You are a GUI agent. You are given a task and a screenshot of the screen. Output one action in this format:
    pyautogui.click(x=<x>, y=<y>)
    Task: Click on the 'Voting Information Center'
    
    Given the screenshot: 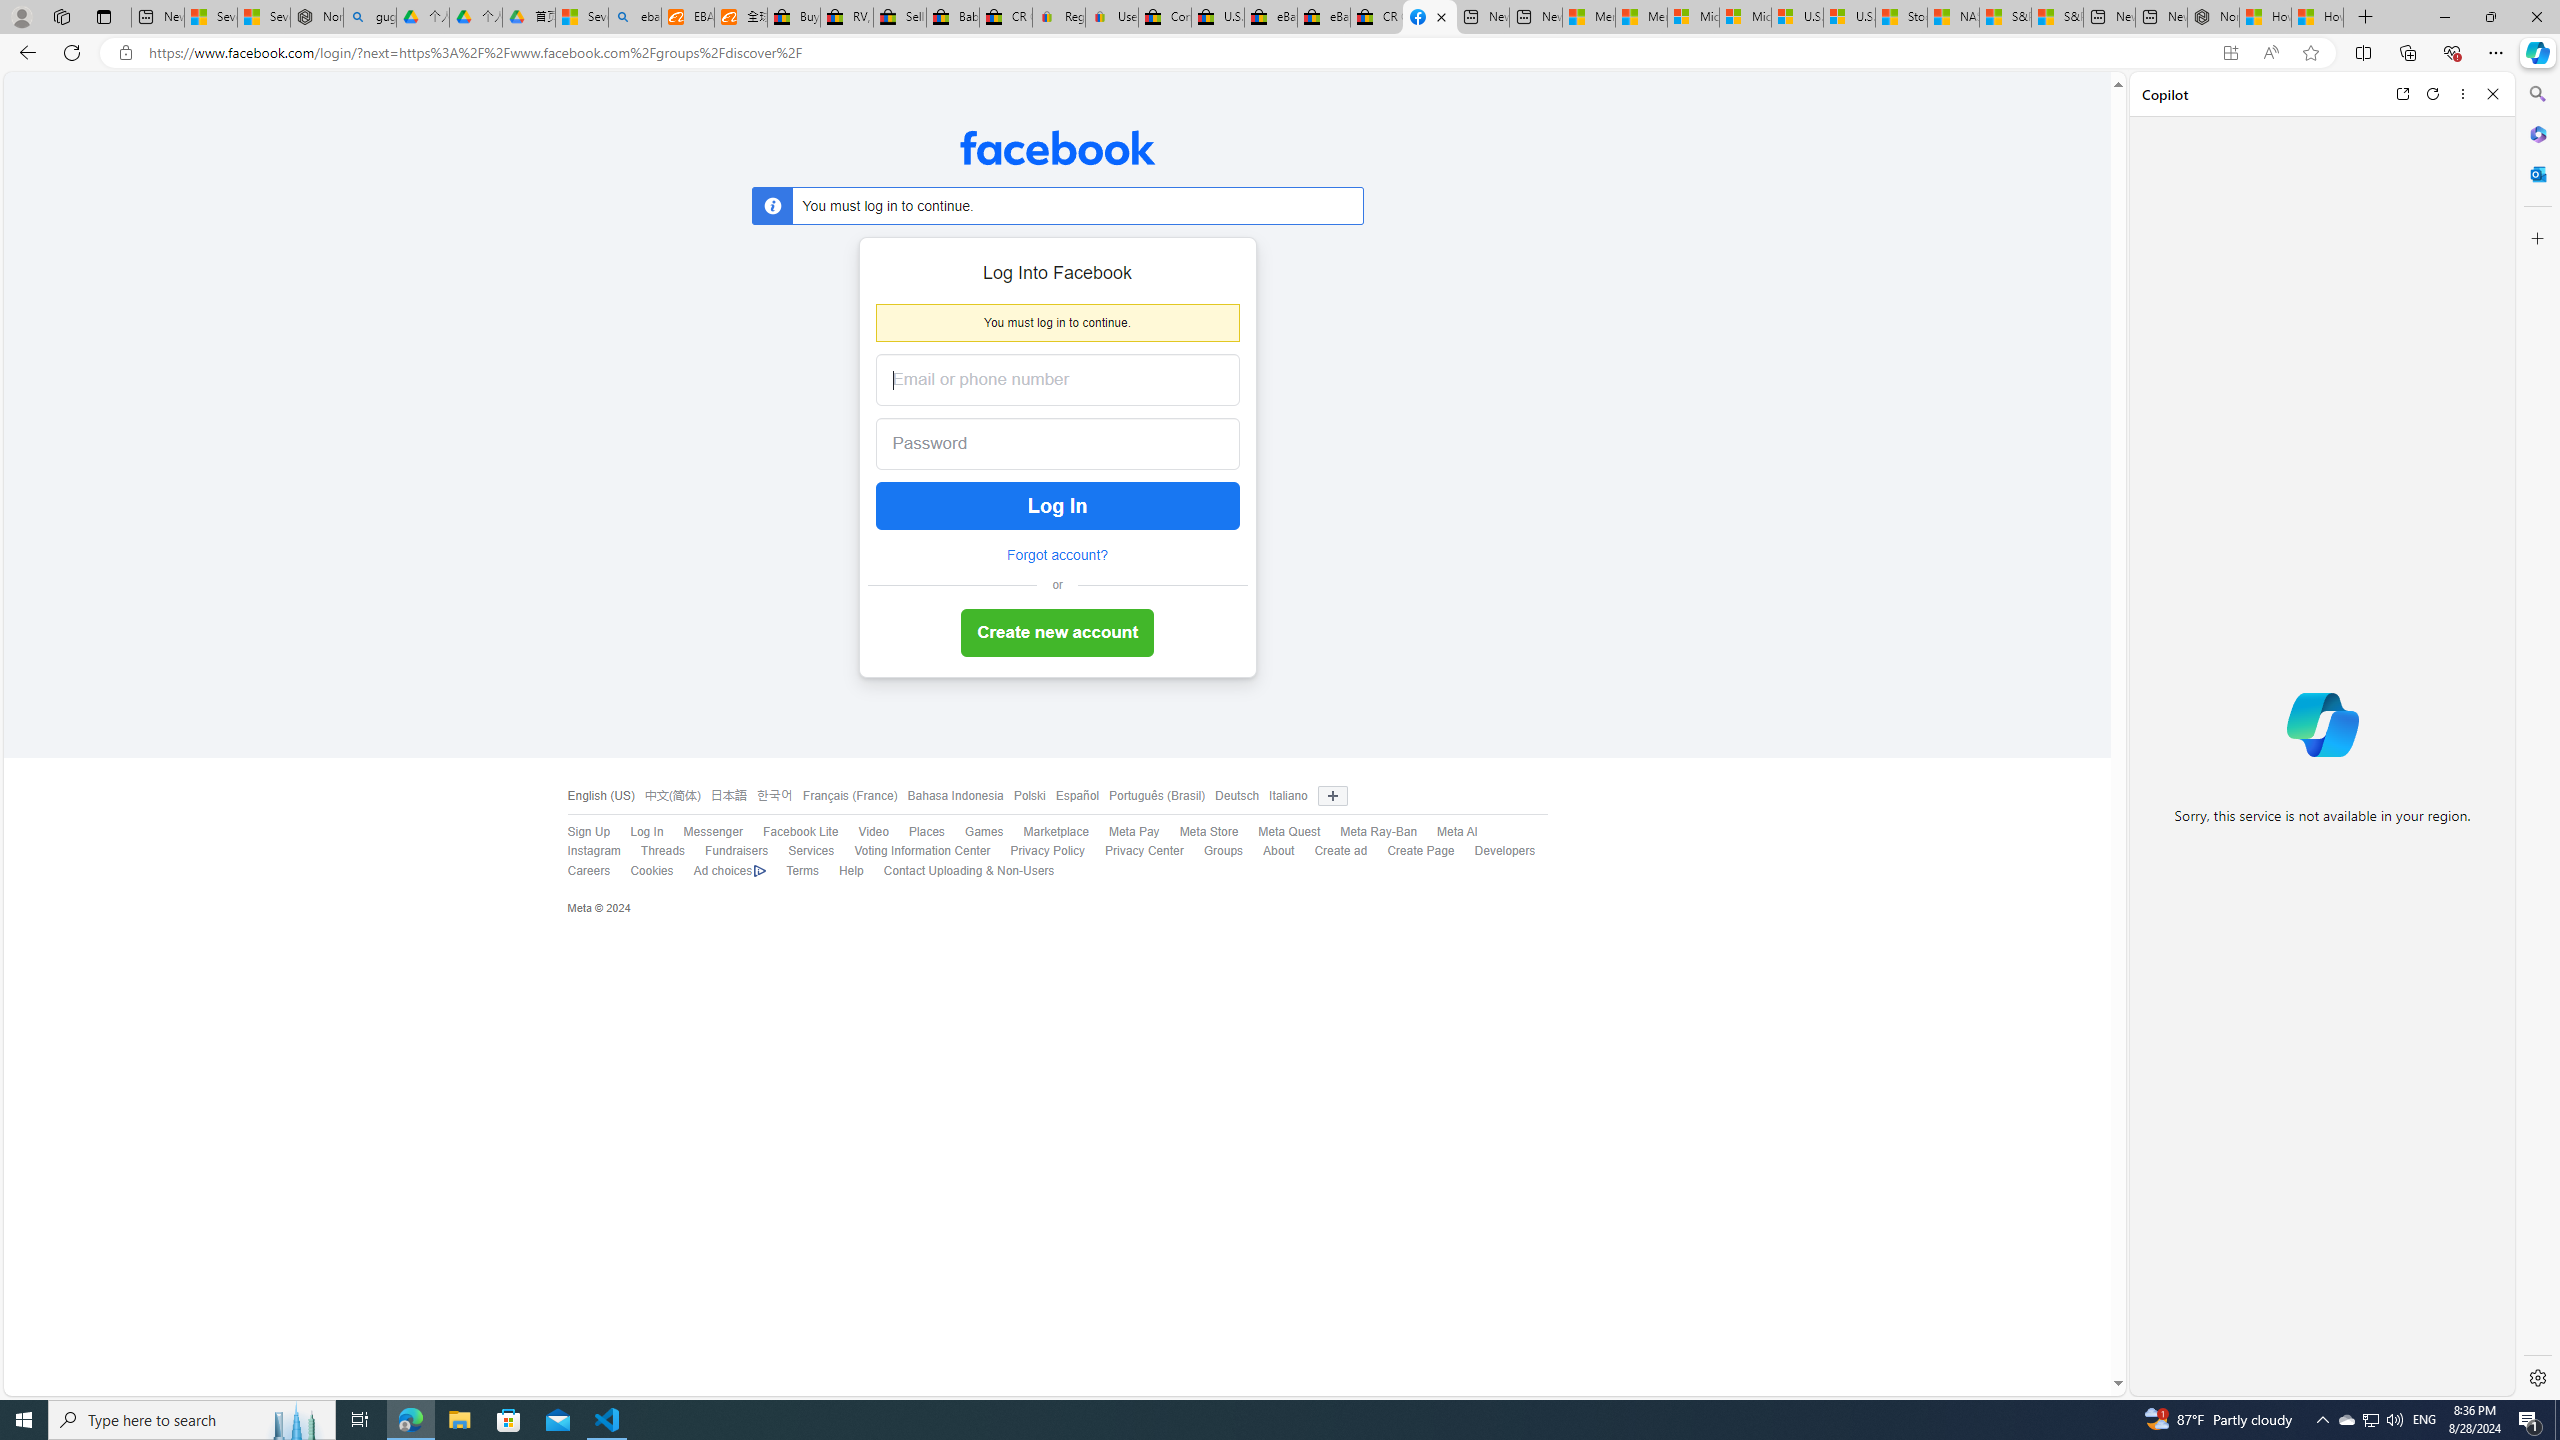 What is the action you would take?
    pyautogui.click(x=912, y=851)
    